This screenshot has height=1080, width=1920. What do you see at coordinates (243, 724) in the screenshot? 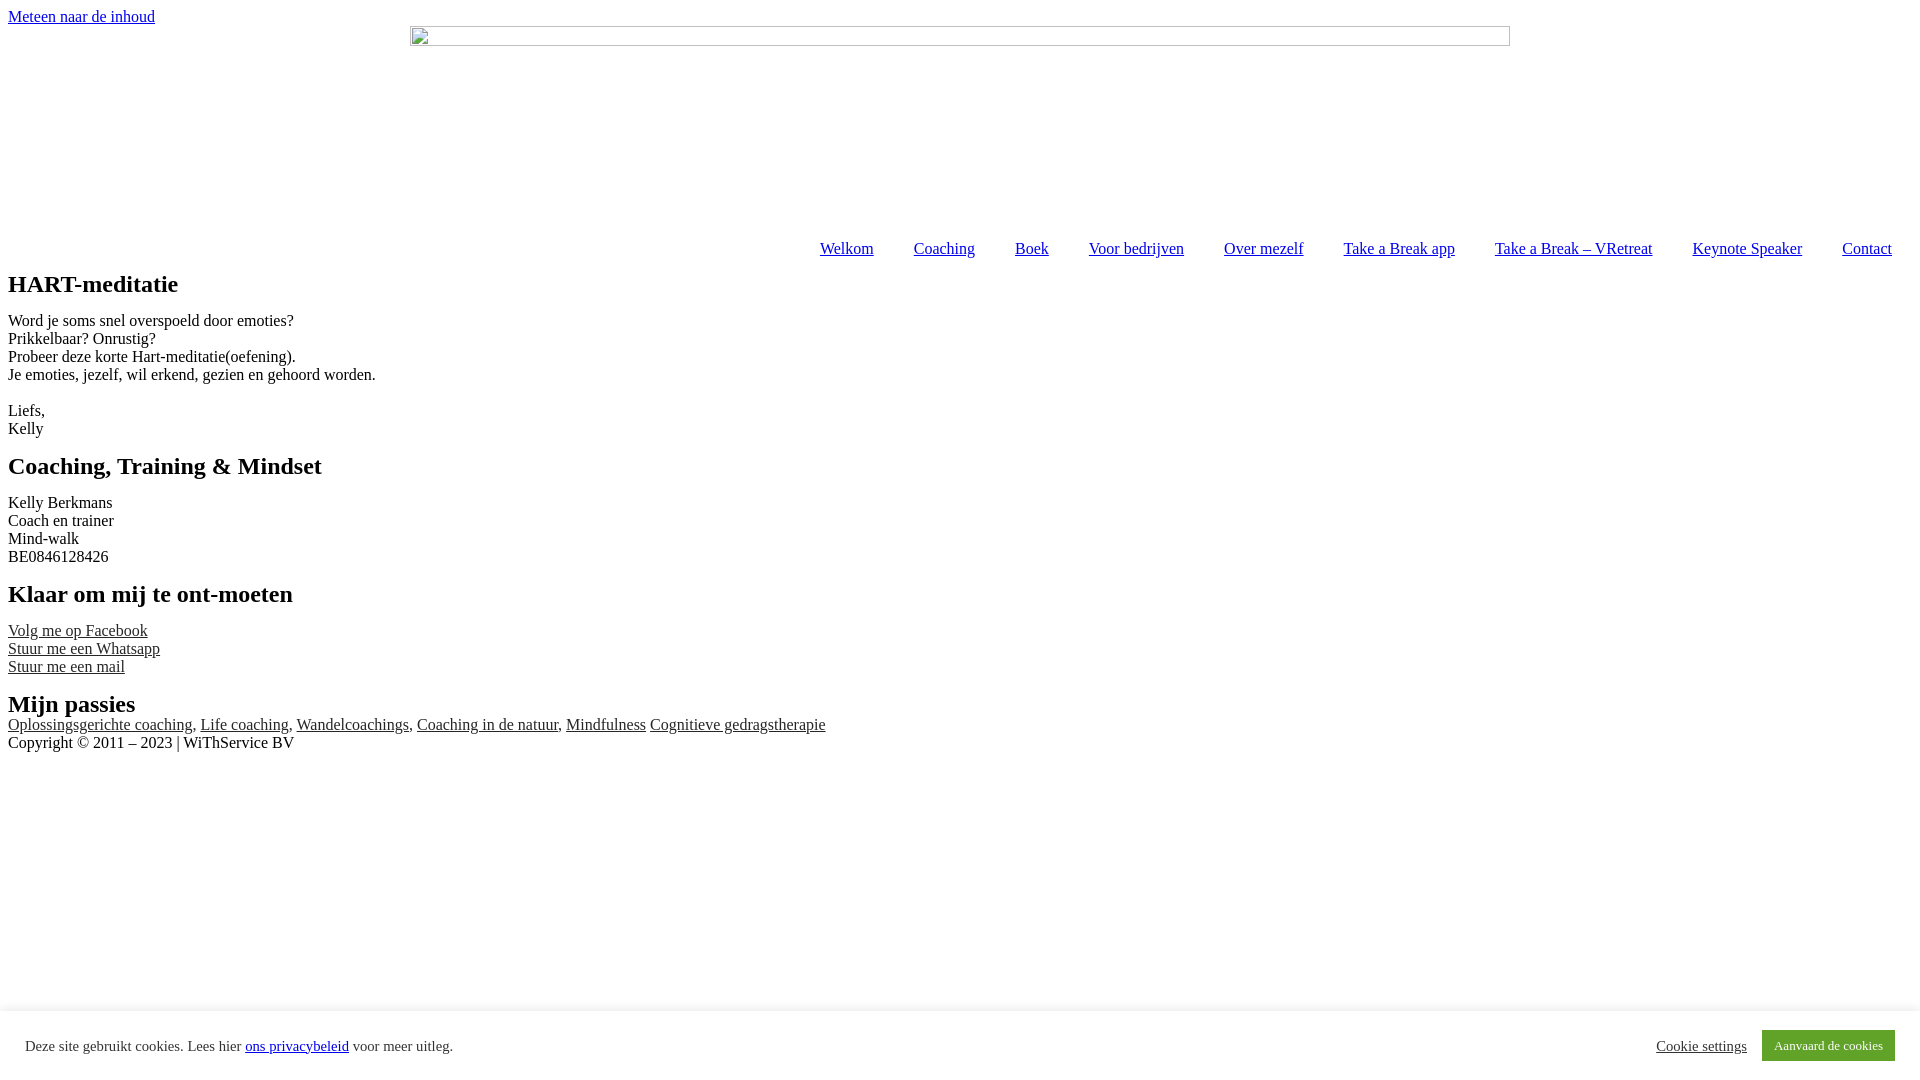
I see `'Life coaching'` at bounding box center [243, 724].